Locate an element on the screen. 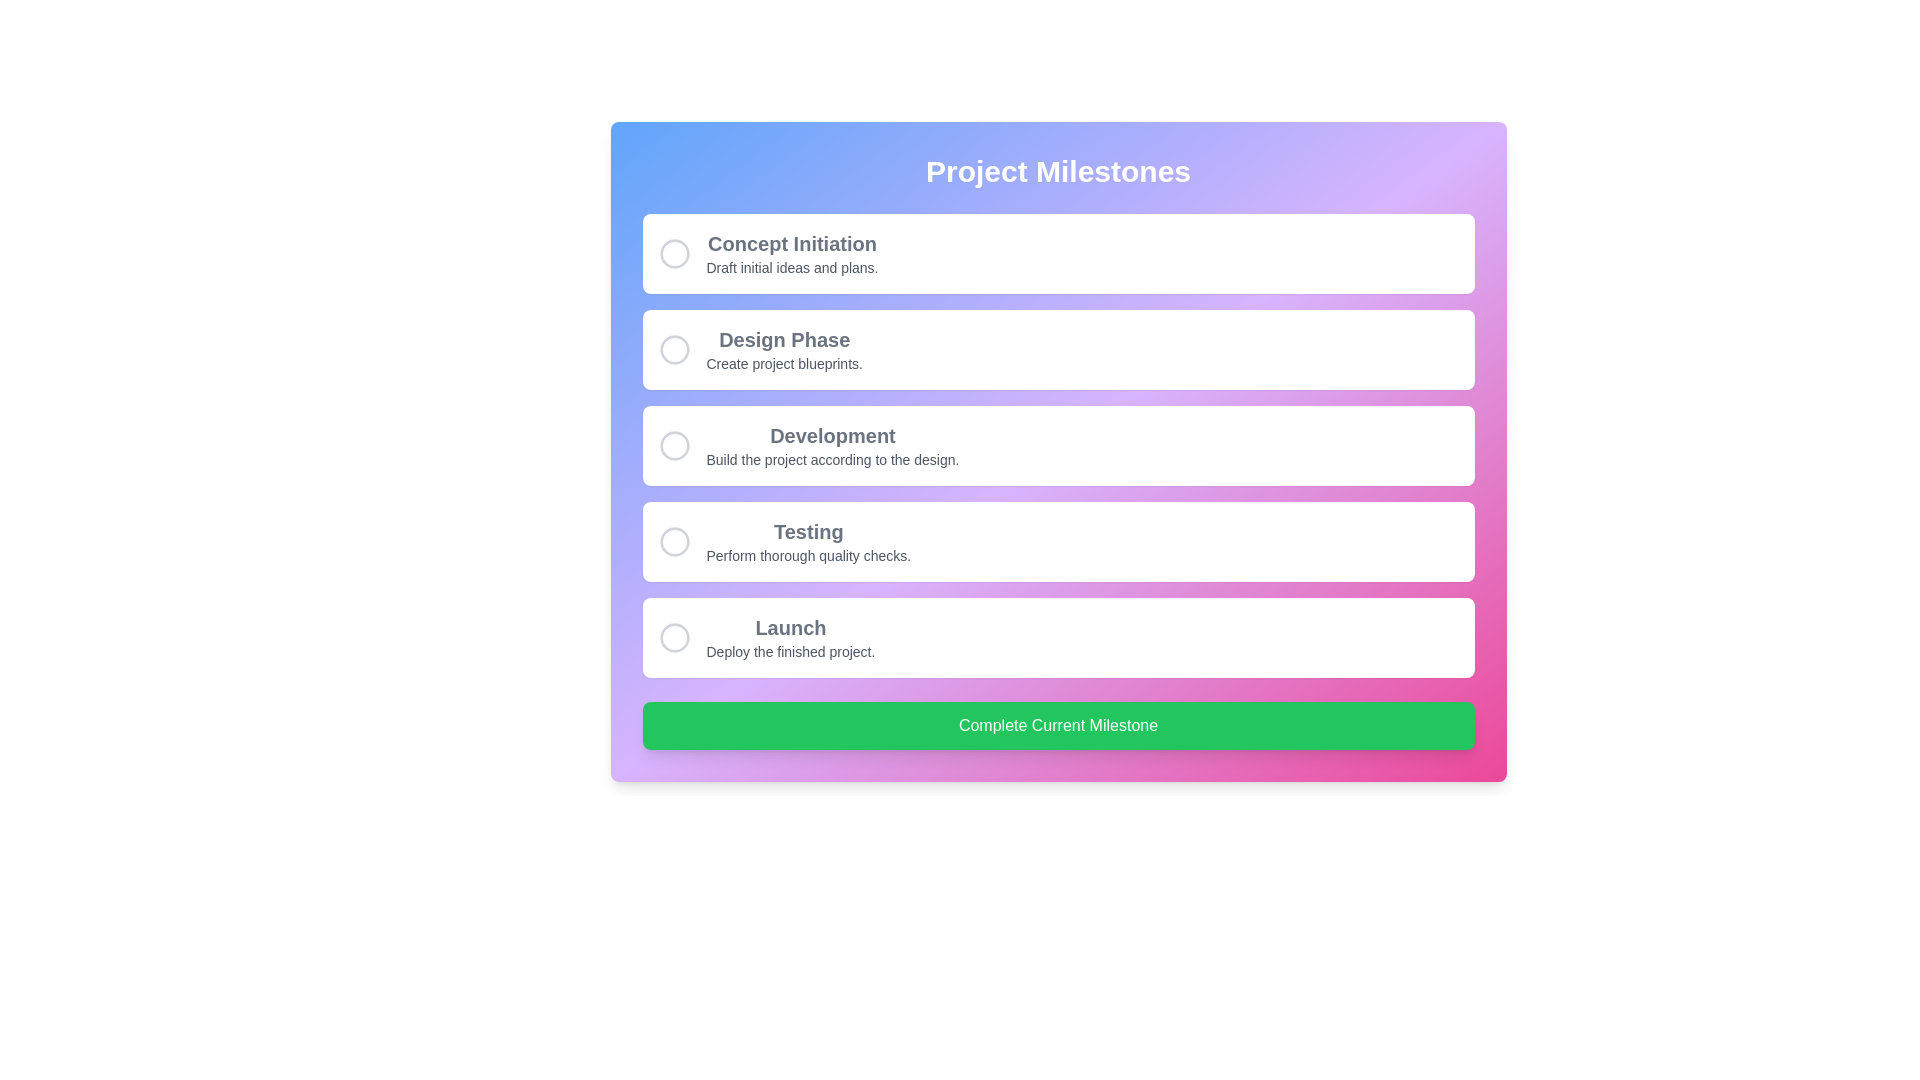 This screenshot has width=1920, height=1080. text of the milestone list item labeled 'Development' which provides details about building the project according to the design is located at coordinates (832, 445).